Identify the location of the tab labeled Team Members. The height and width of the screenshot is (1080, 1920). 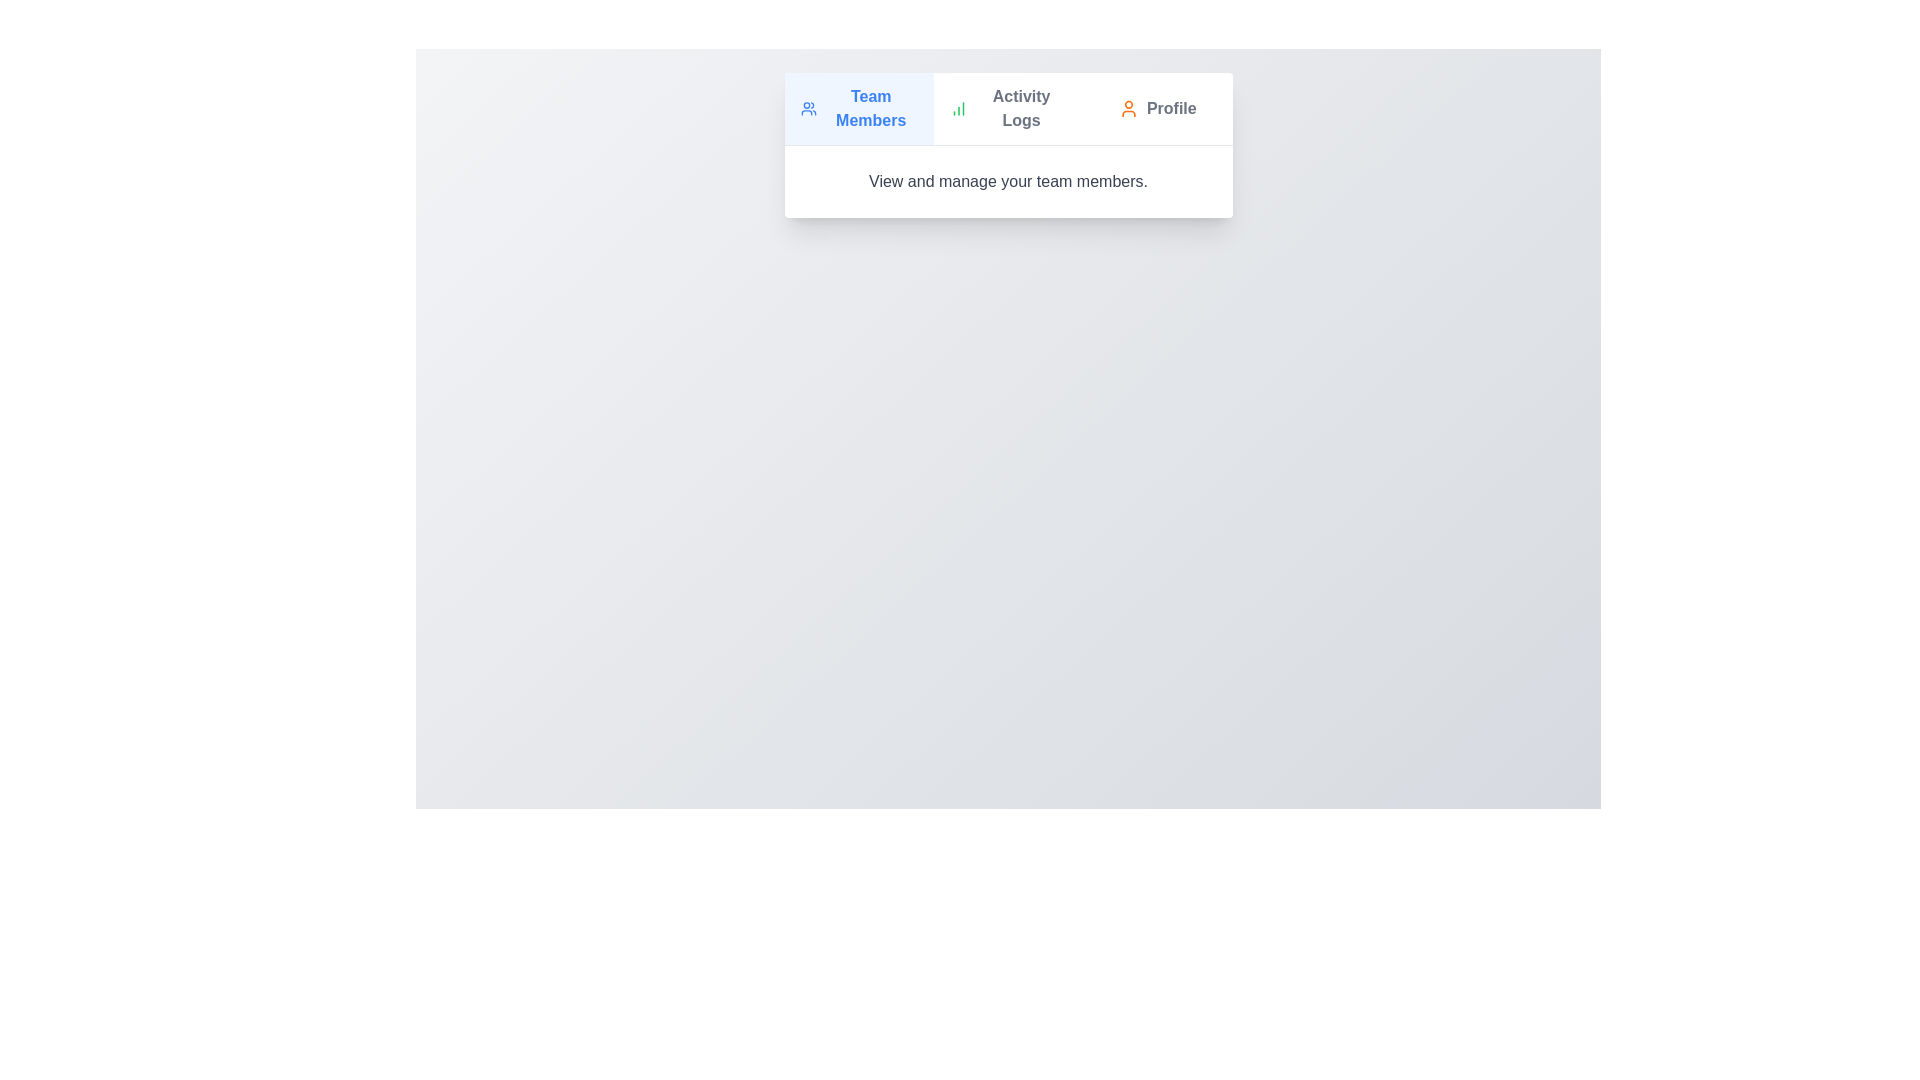
(859, 108).